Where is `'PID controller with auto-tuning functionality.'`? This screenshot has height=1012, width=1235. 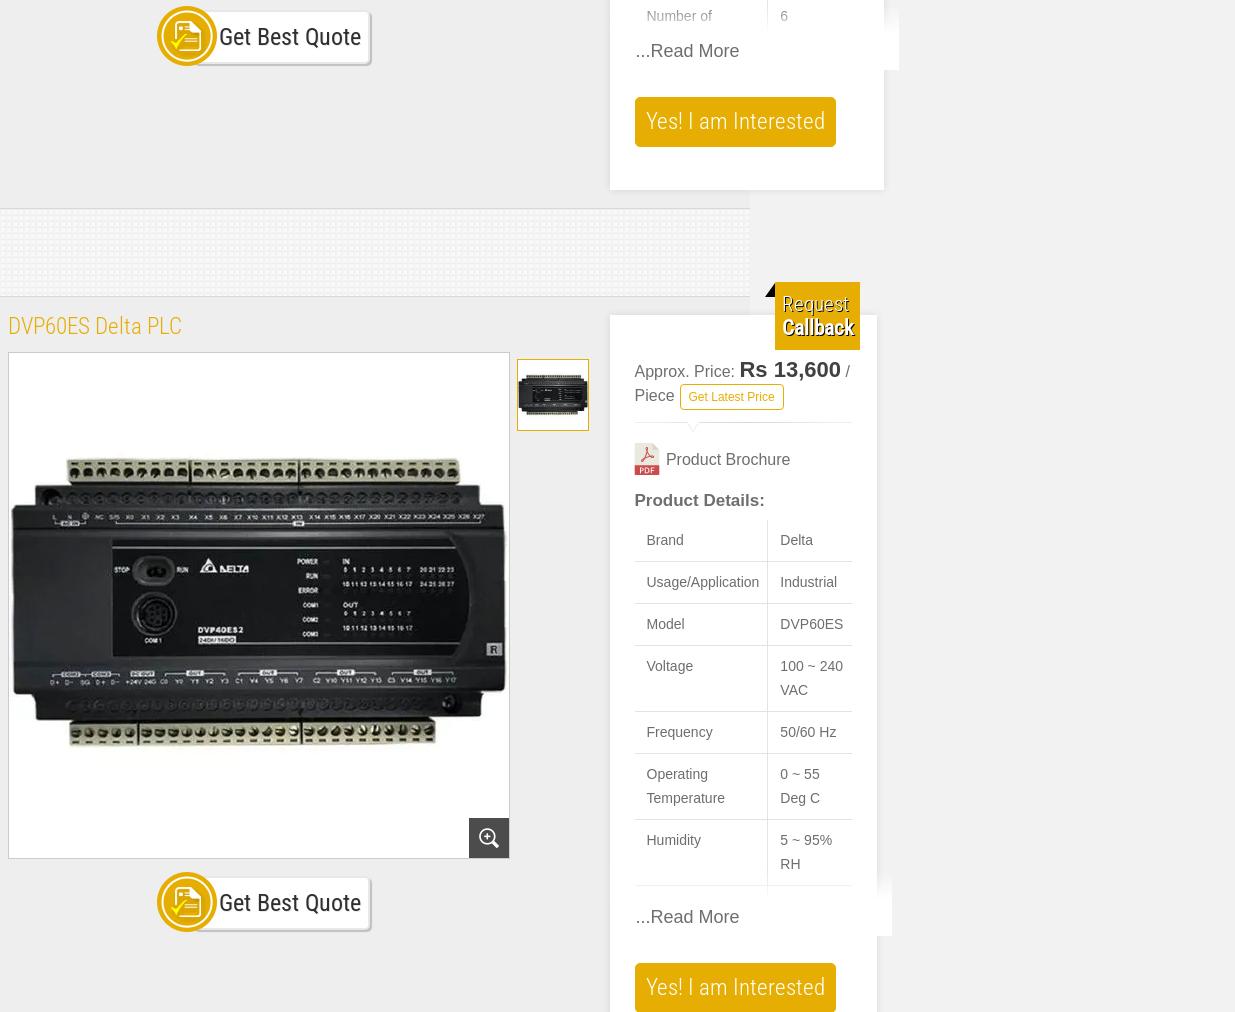 'PID controller with auto-tuning functionality.' is located at coordinates (661, 310).